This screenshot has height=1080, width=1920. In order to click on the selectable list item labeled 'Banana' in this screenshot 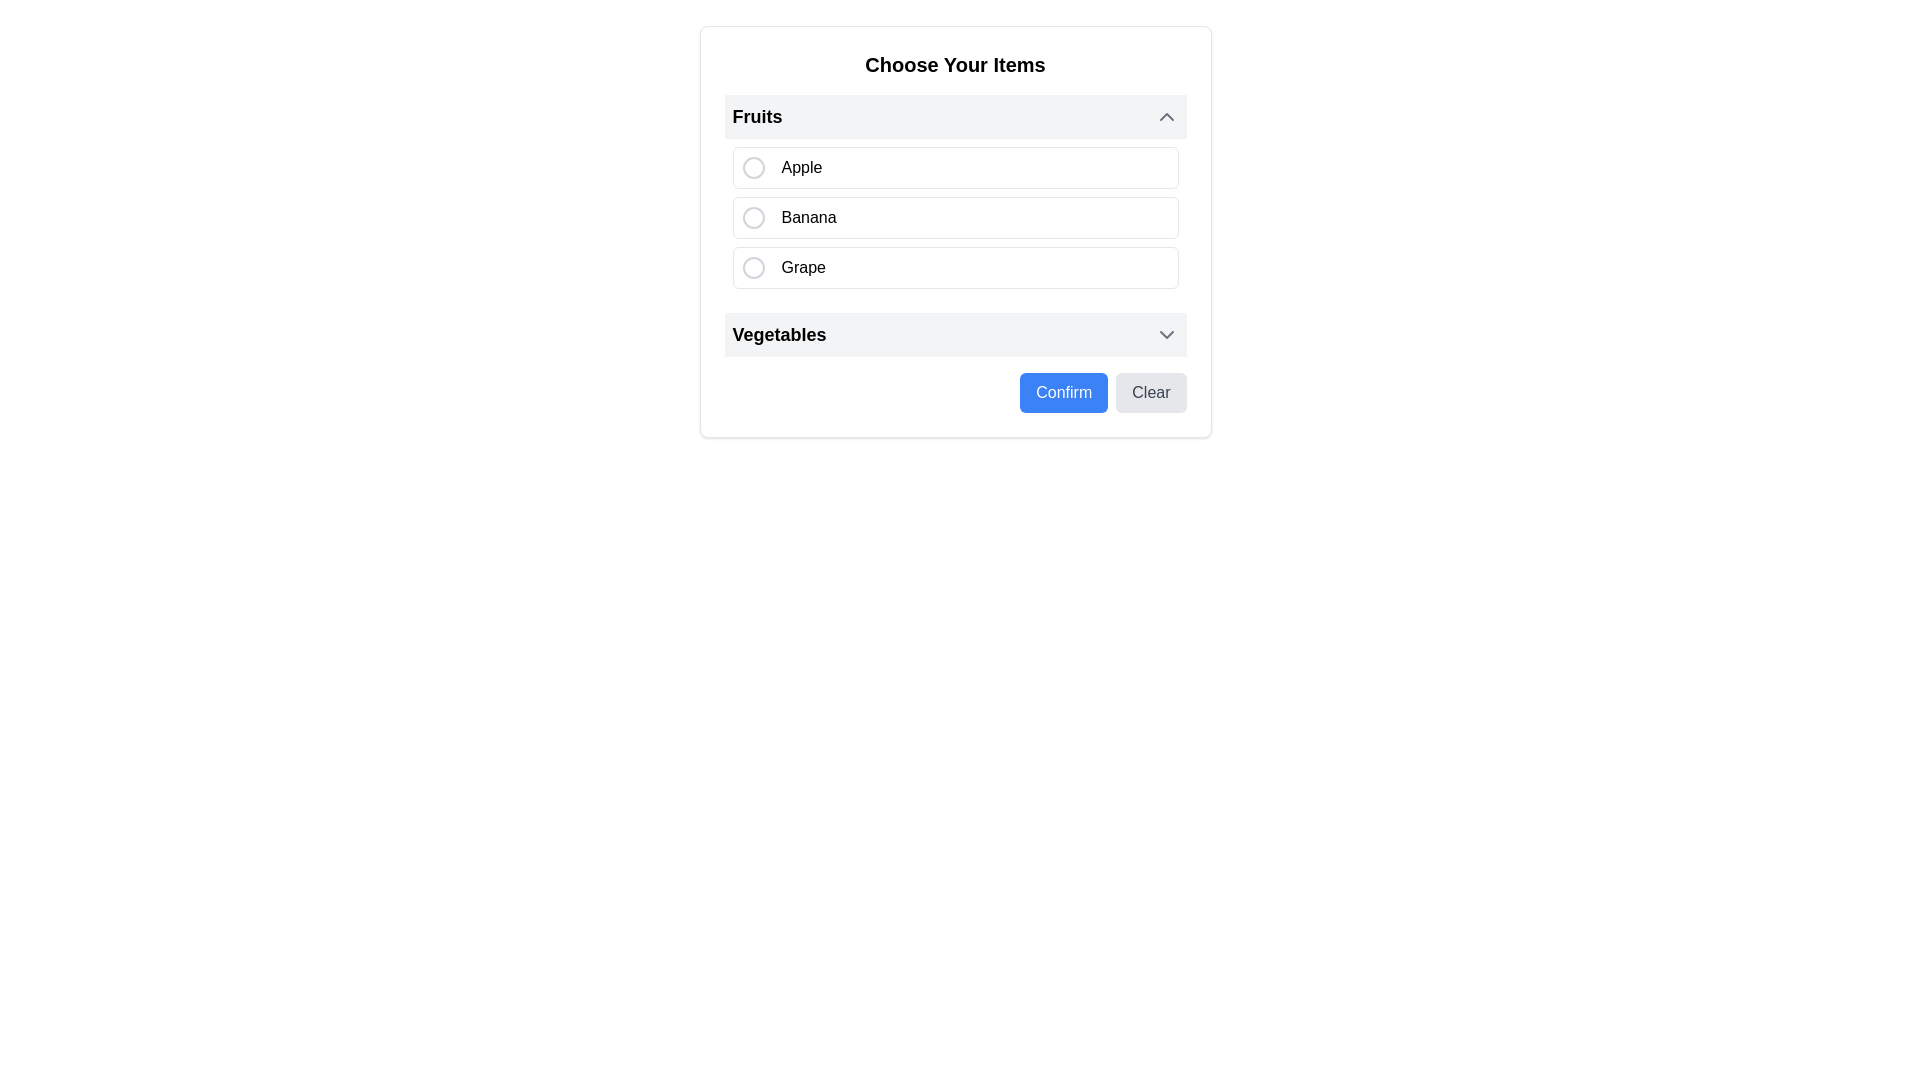, I will do `click(809, 218)`.